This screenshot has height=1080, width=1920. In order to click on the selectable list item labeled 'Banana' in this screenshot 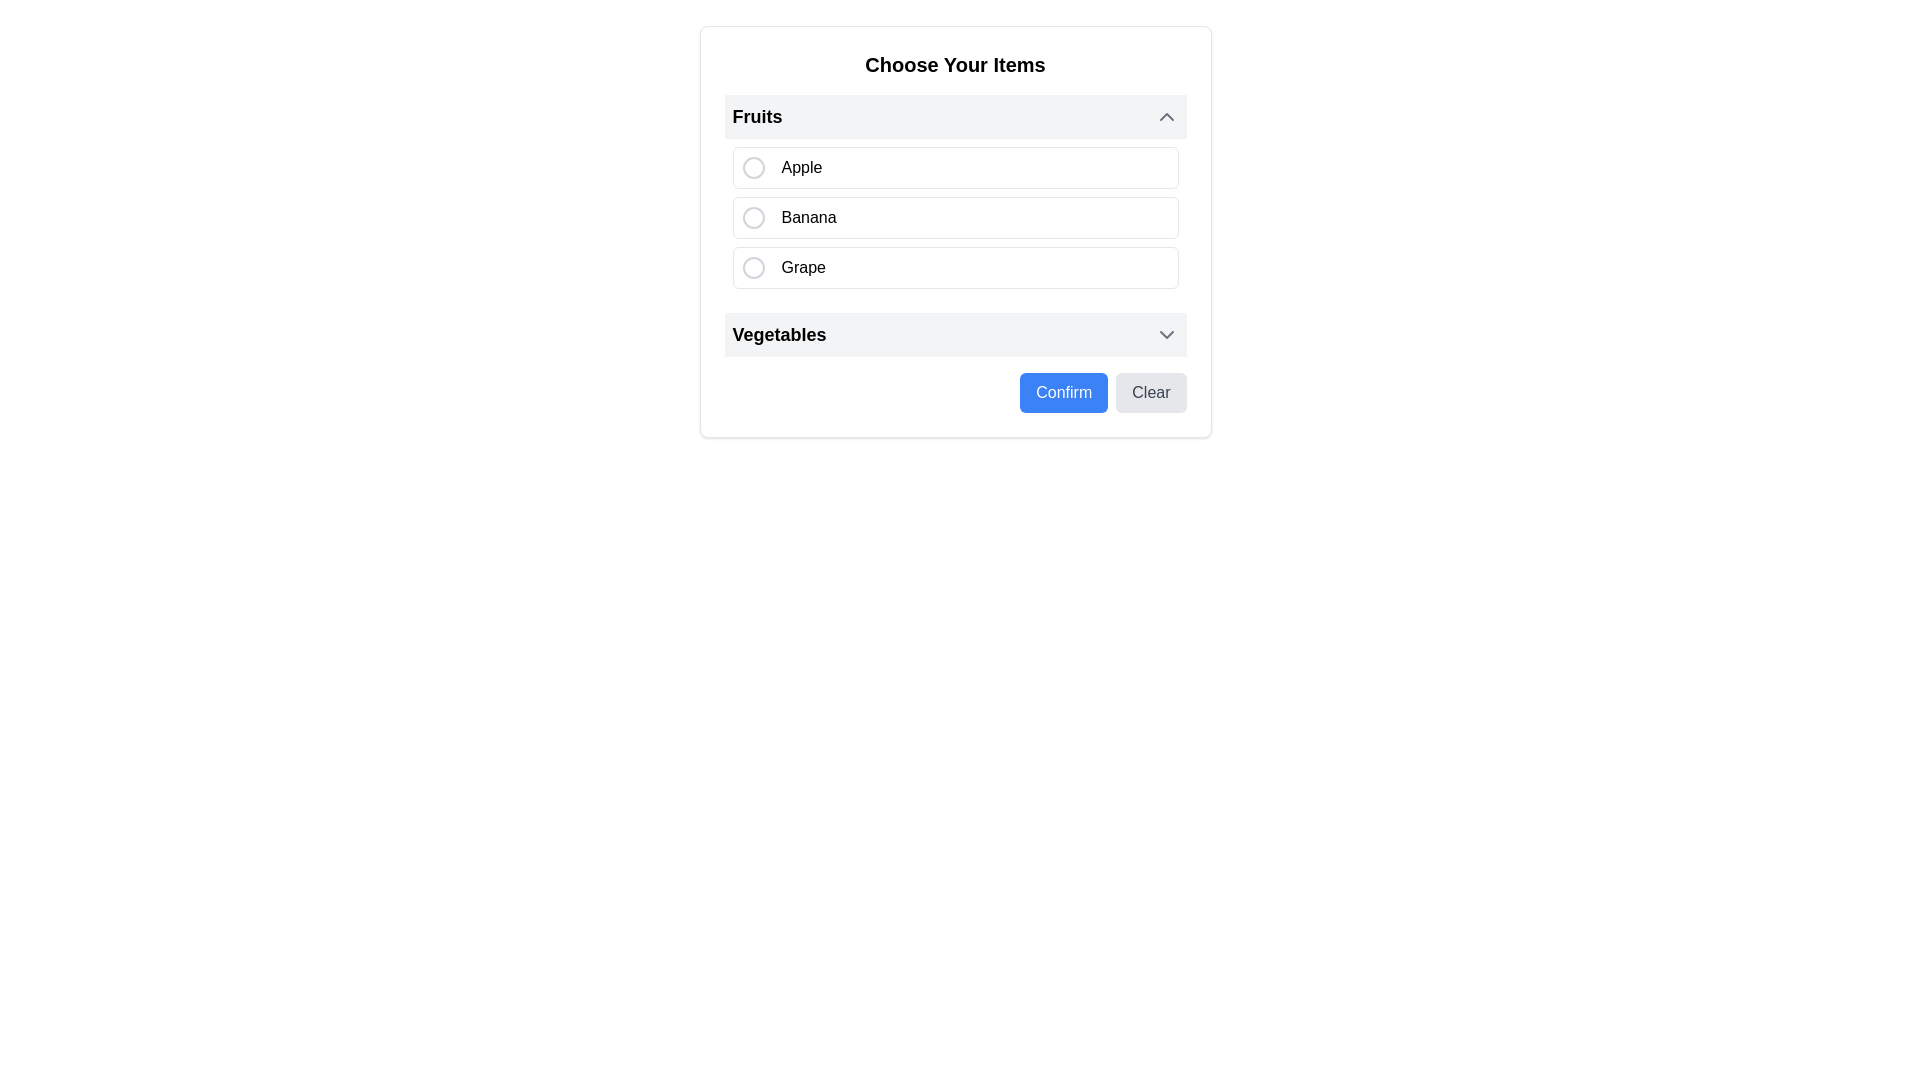, I will do `click(809, 218)`.